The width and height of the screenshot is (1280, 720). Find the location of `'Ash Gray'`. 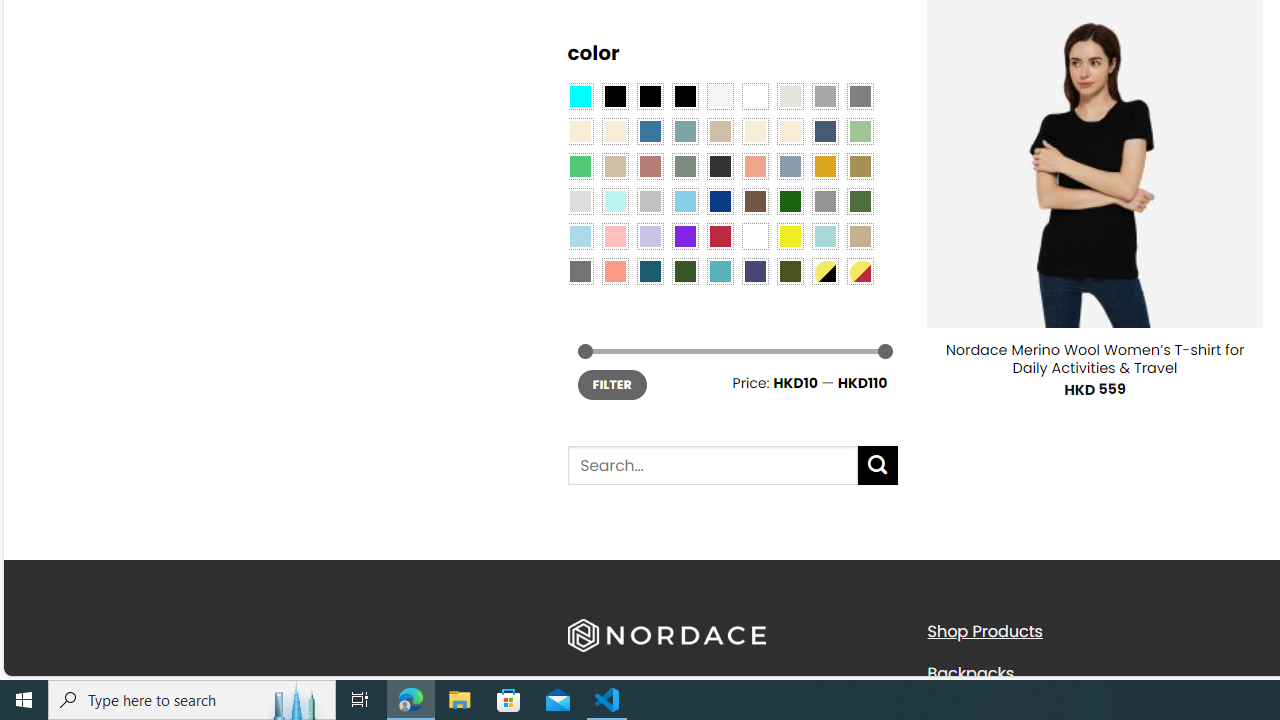

'Ash Gray' is located at coordinates (788, 95).